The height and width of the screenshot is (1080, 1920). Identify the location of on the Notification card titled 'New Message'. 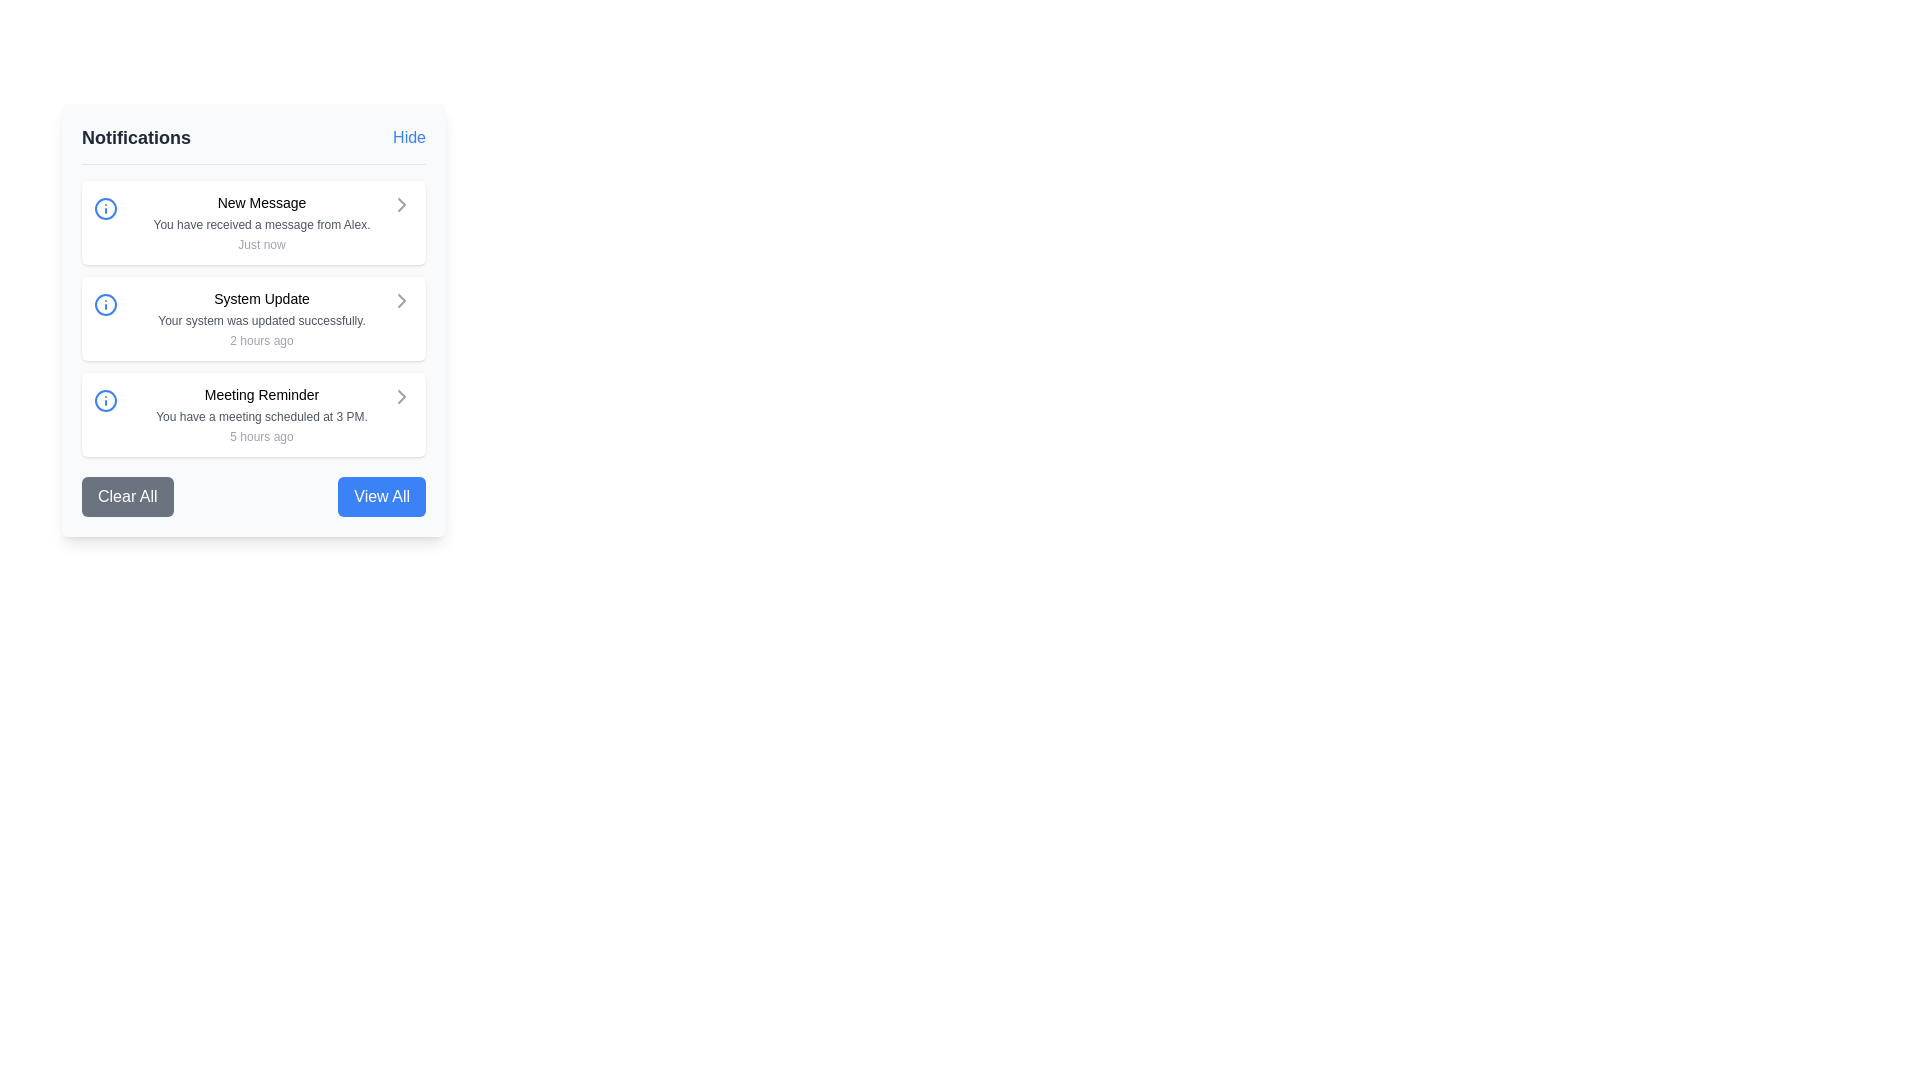
(253, 223).